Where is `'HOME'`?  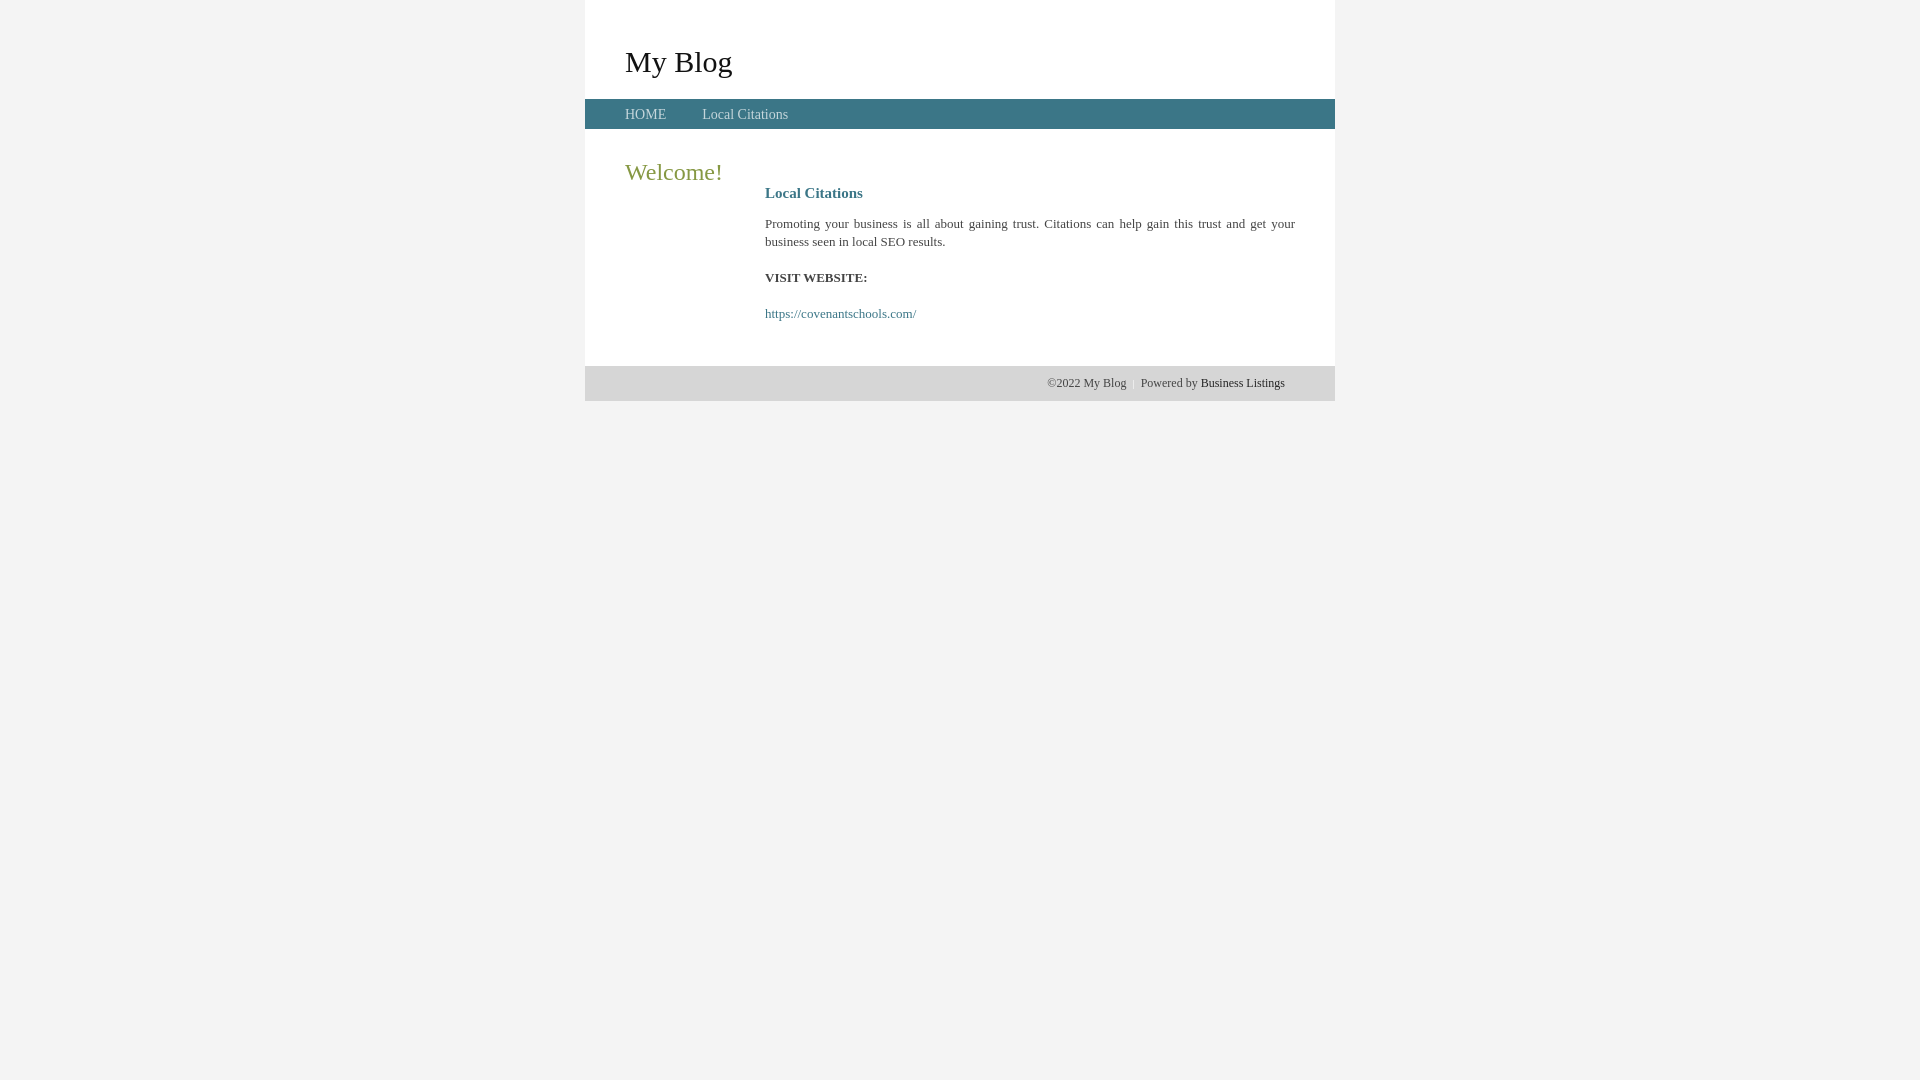 'HOME' is located at coordinates (645, 114).